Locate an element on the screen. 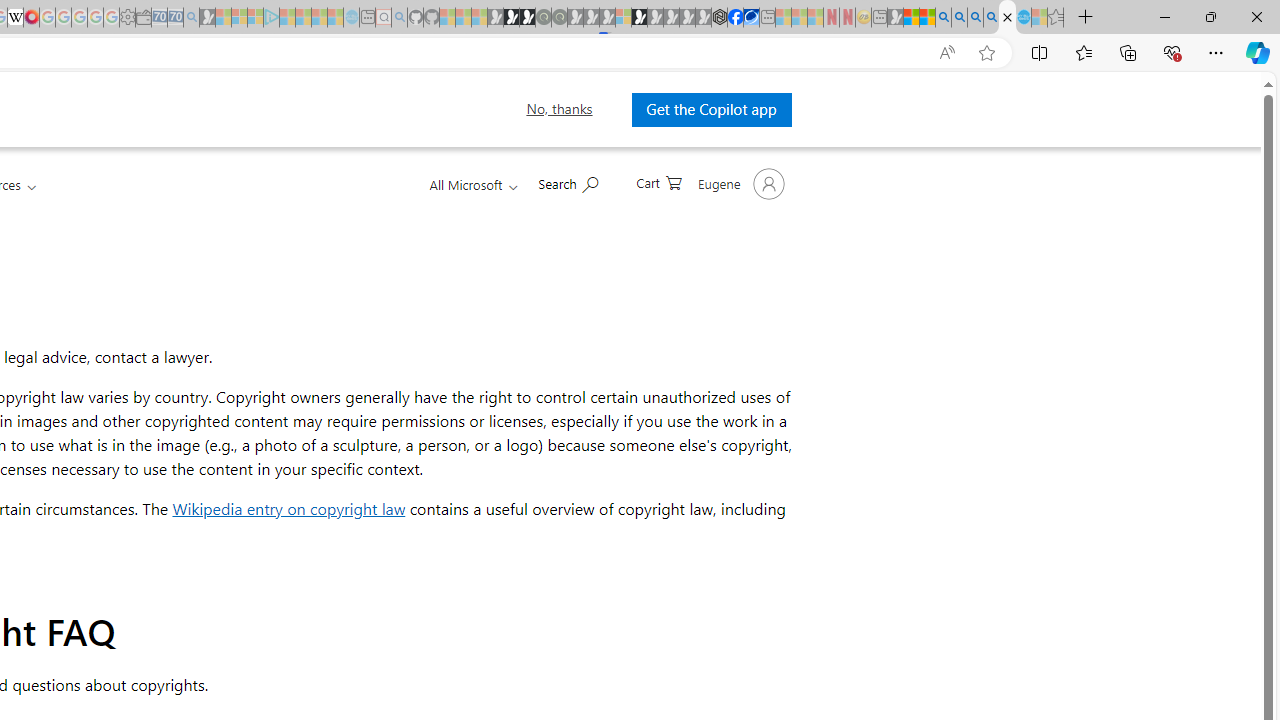  'MediaWiki' is located at coordinates (32, 17).